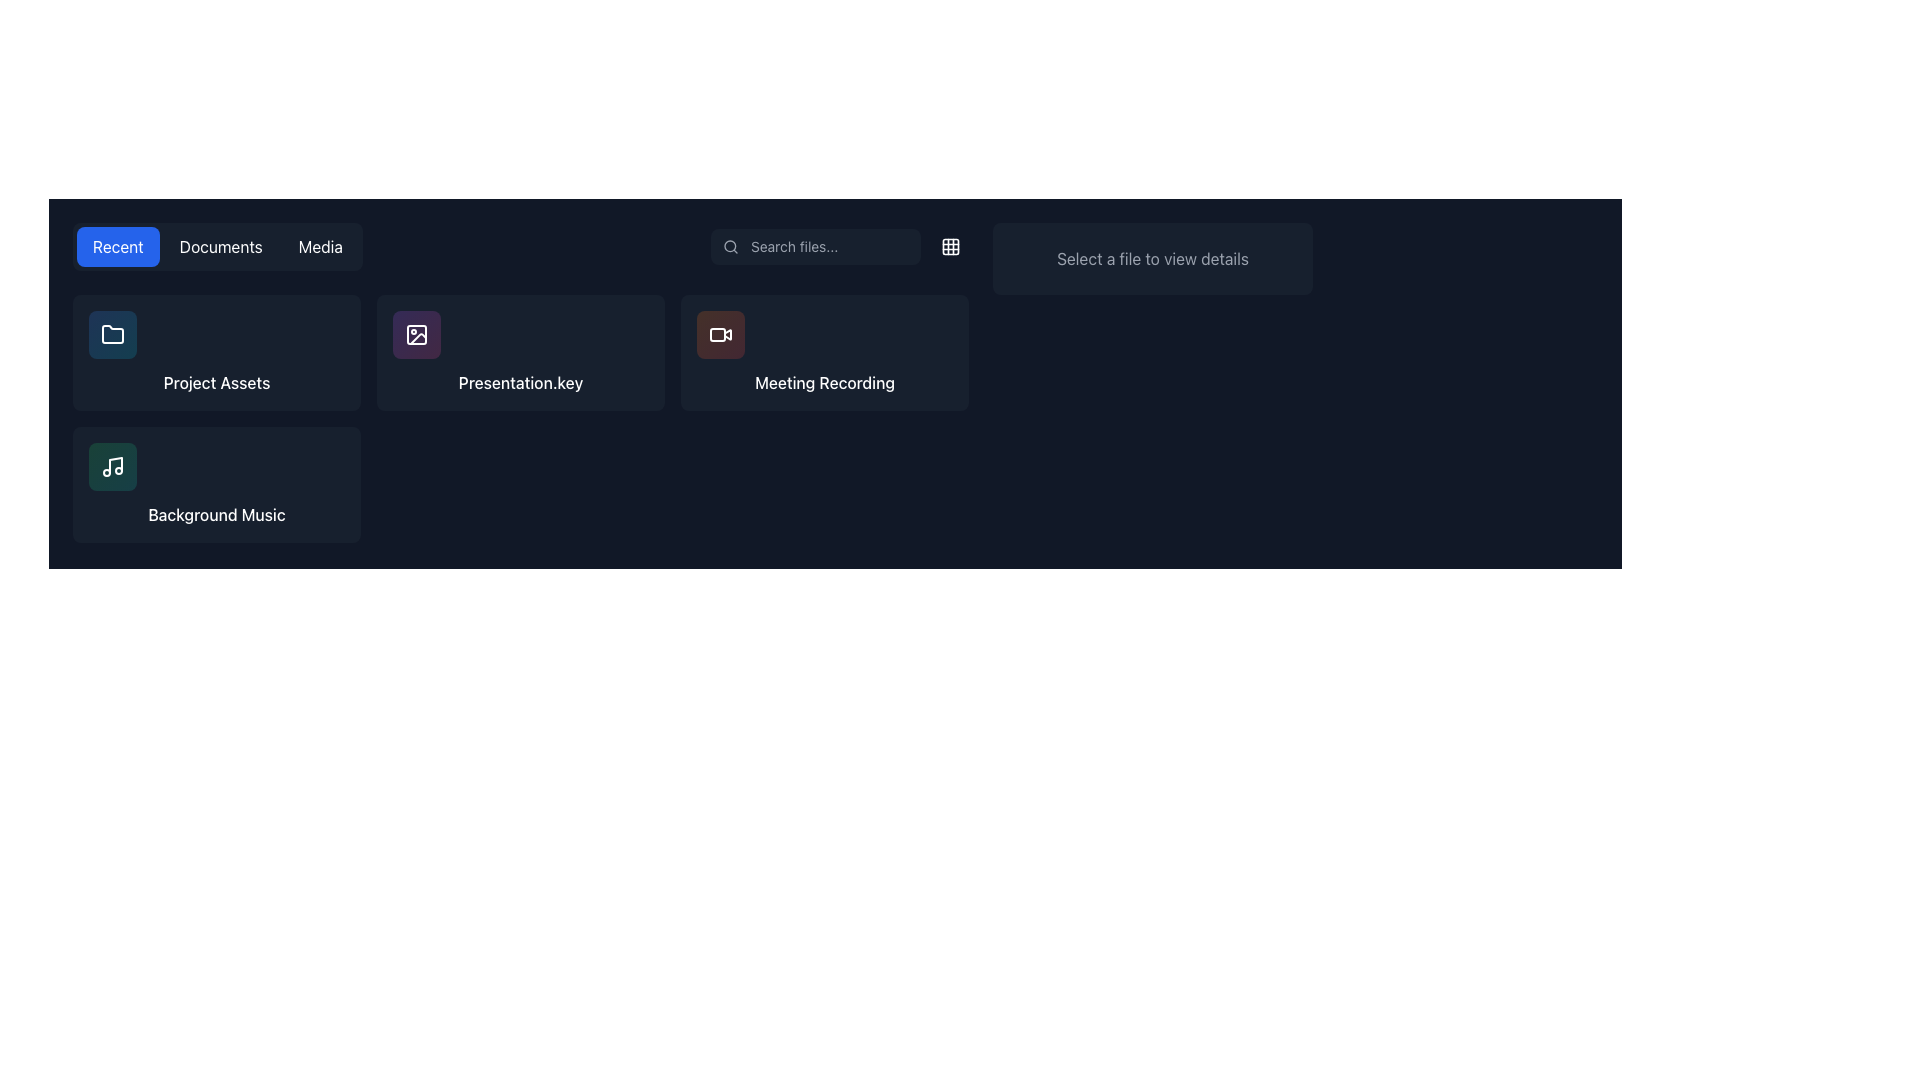 This screenshot has height=1080, width=1920. What do you see at coordinates (416, 334) in the screenshot?
I see `the square-shaped button with a gradient background and a landscape photograph icon` at bounding box center [416, 334].